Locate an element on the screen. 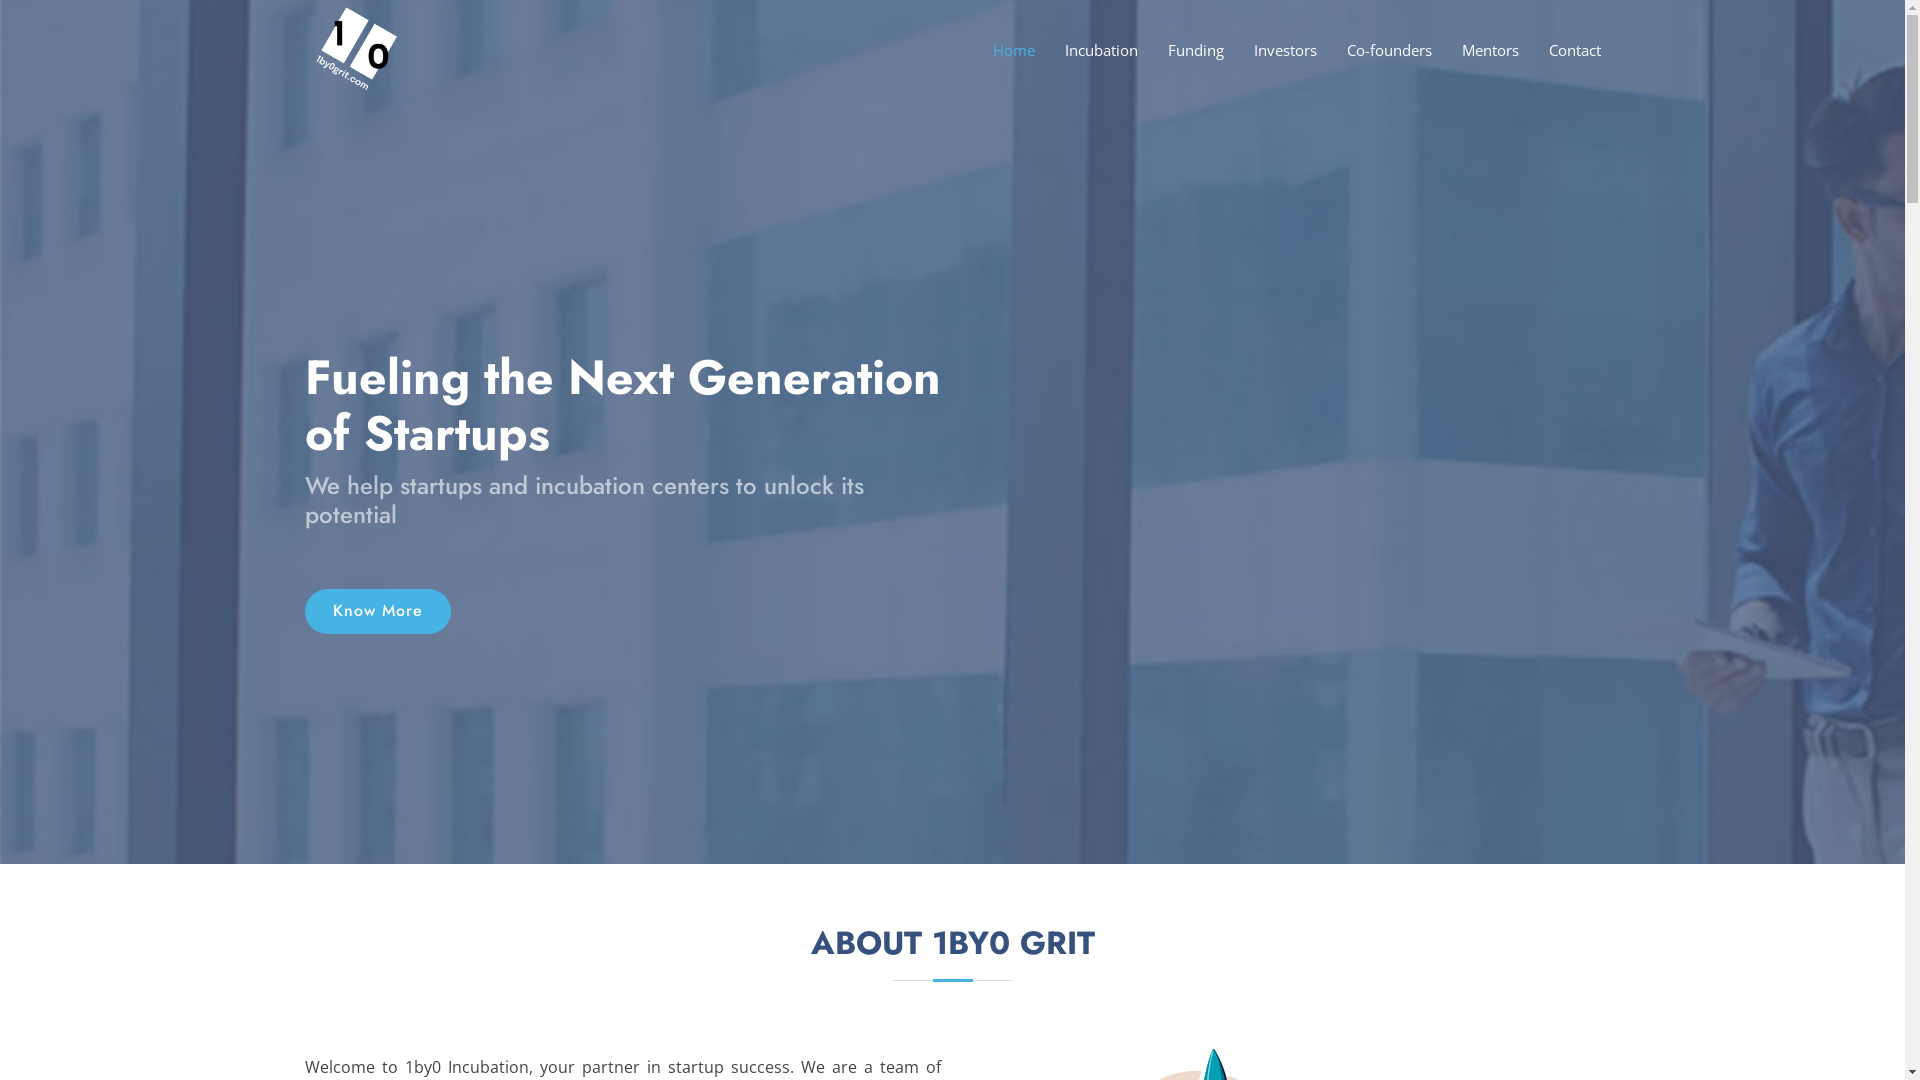 This screenshot has width=1920, height=1080. 'Home' is located at coordinates (998, 49).